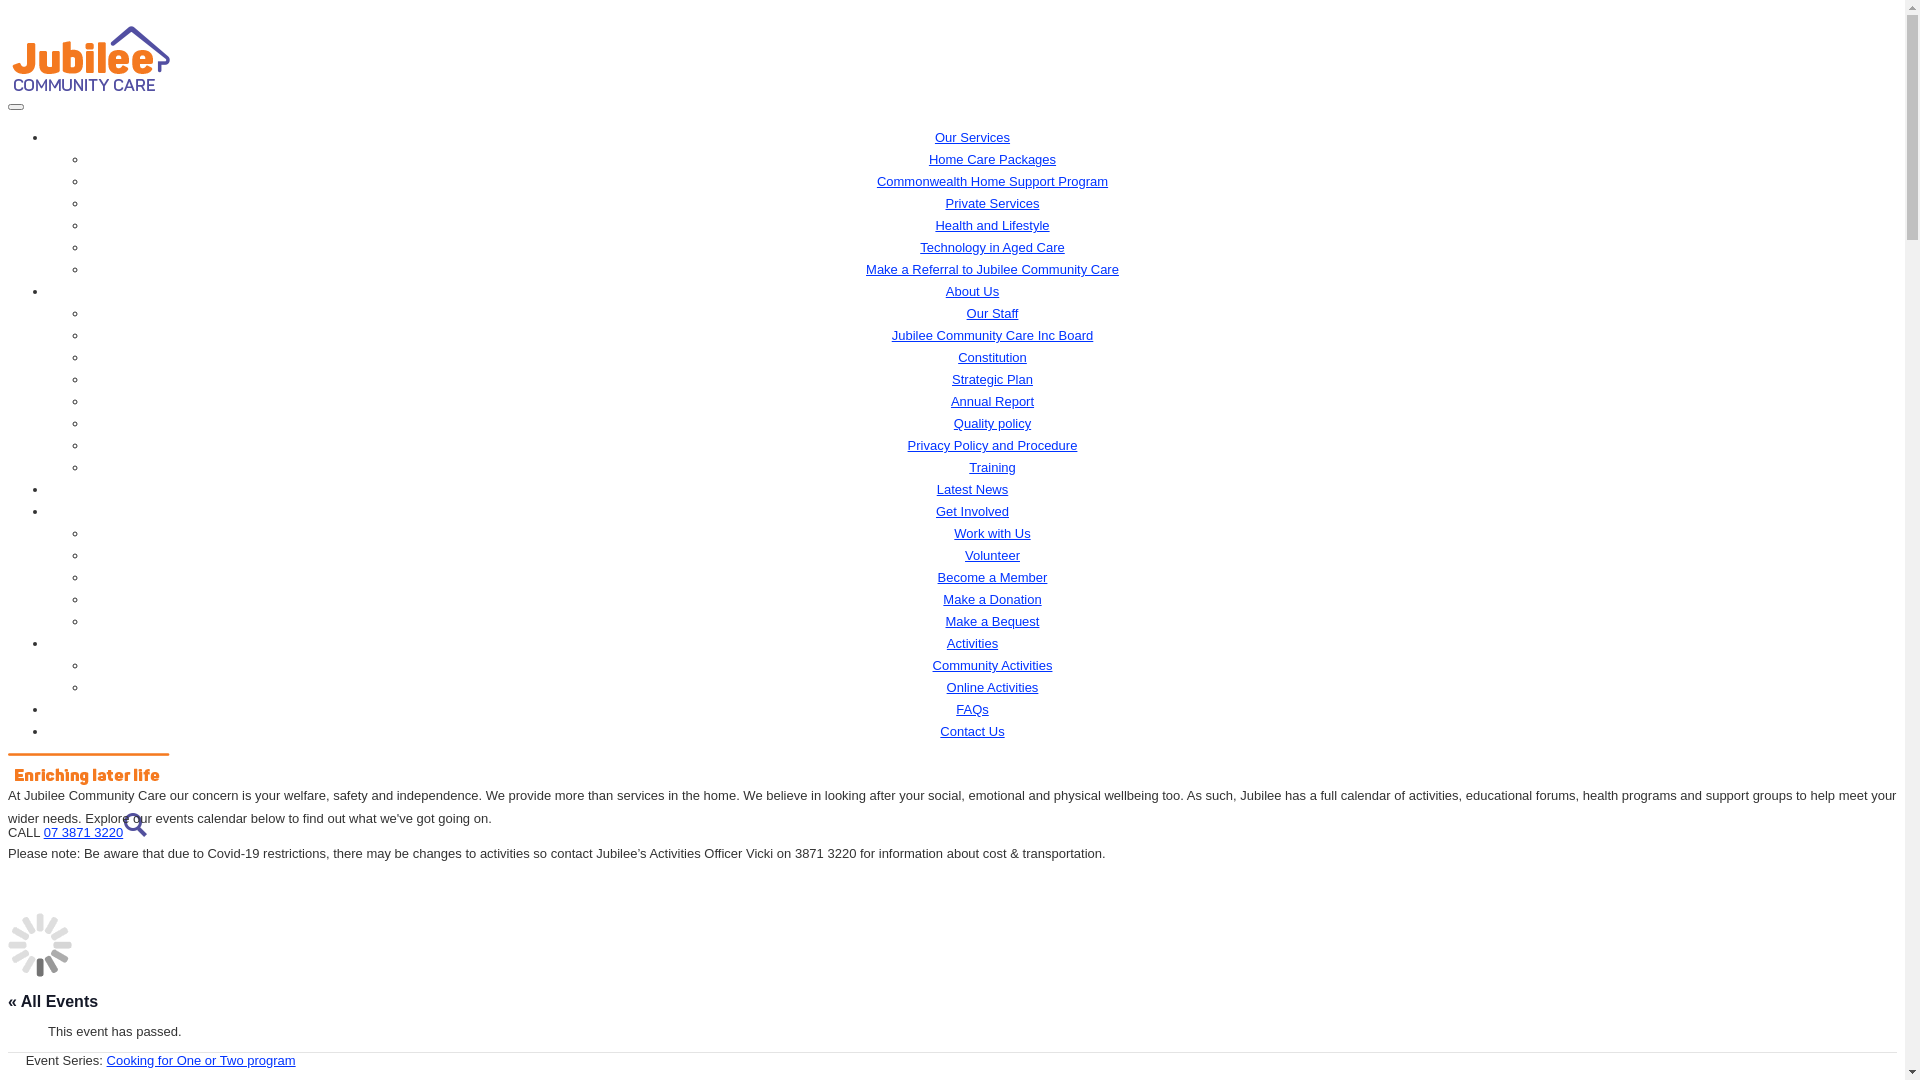  Describe the element at coordinates (944, 292) in the screenshot. I see `'About Us'` at that location.